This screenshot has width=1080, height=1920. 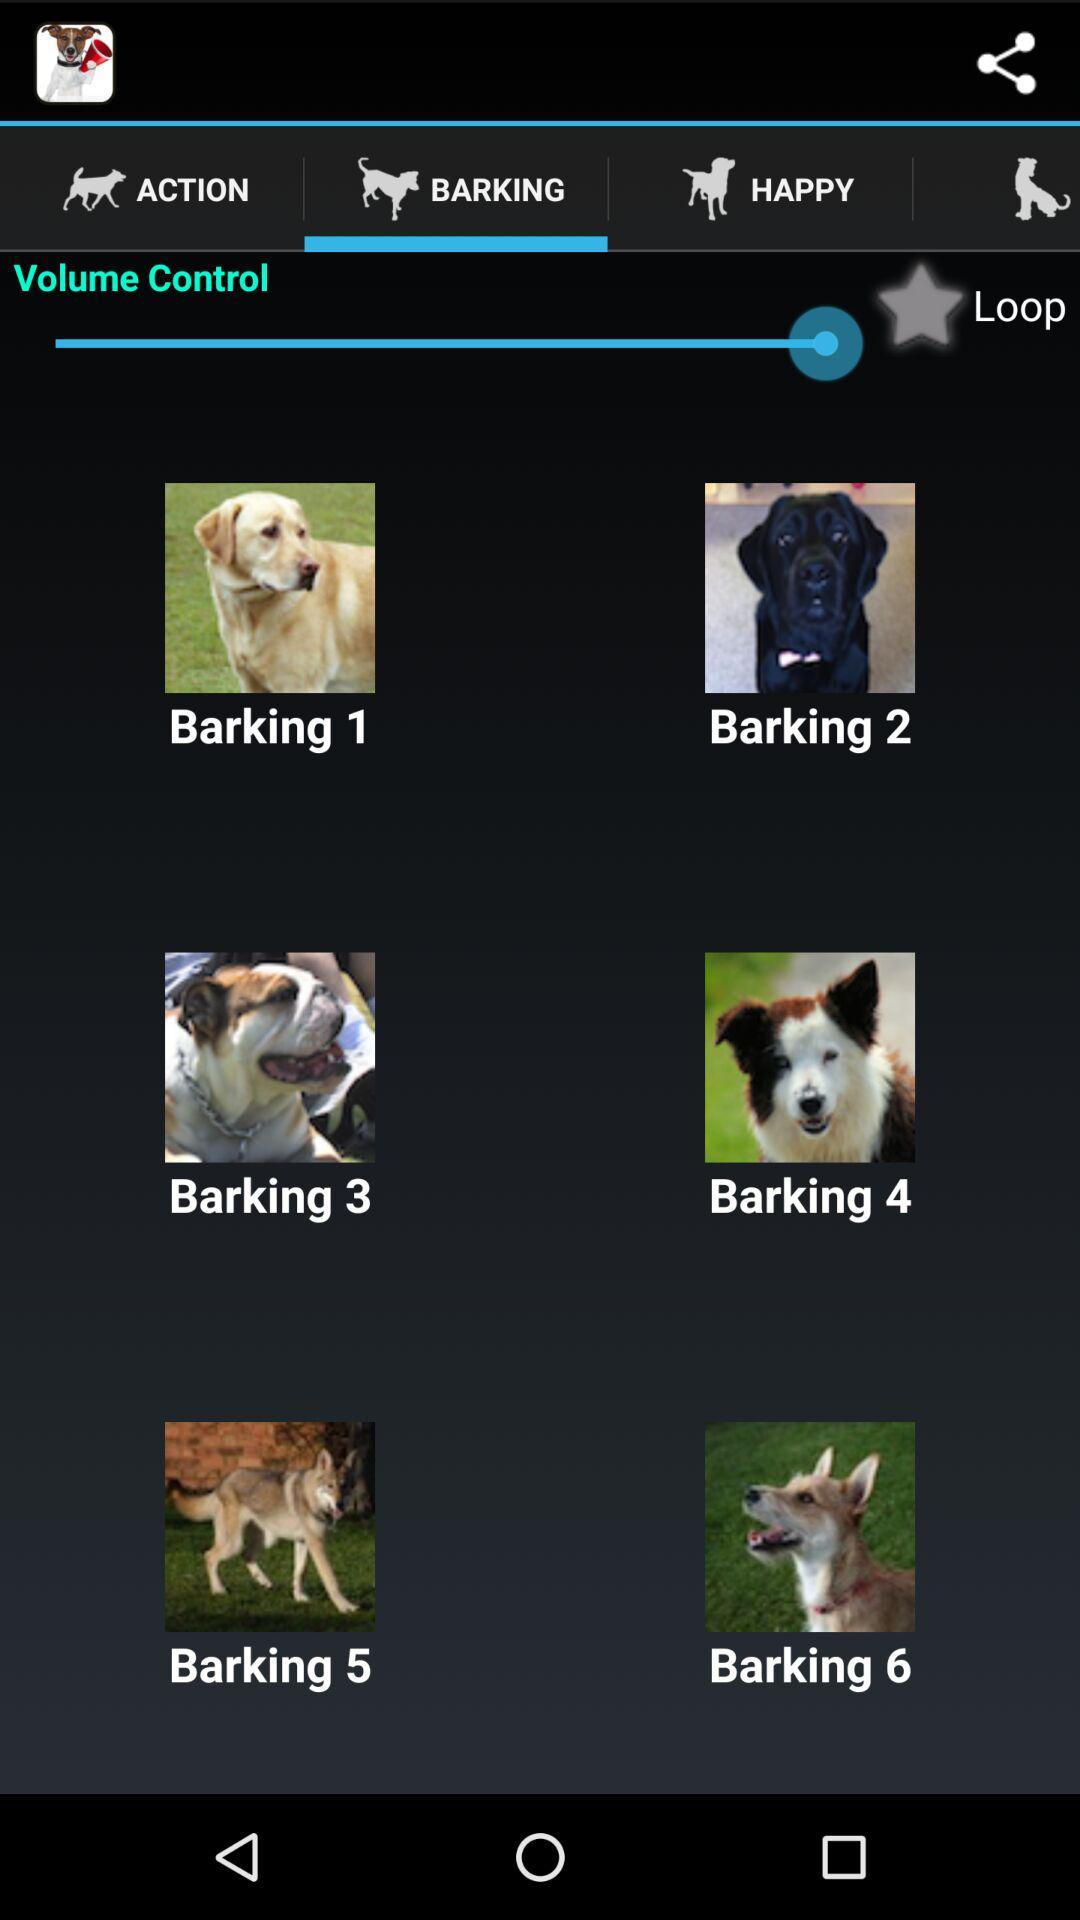 What do you see at coordinates (270, 1557) in the screenshot?
I see `the icon to the left of barking 6` at bounding box center [270, 1557].